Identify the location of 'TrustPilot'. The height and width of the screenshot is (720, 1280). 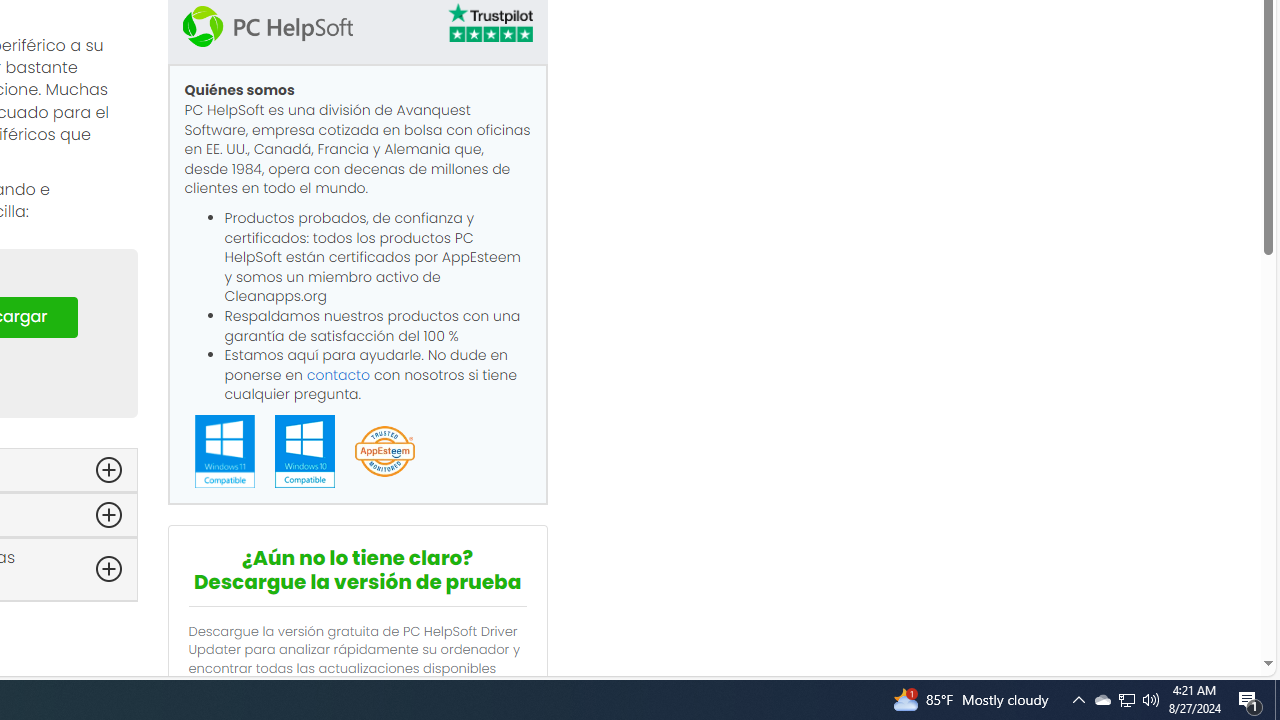
(489, 23).